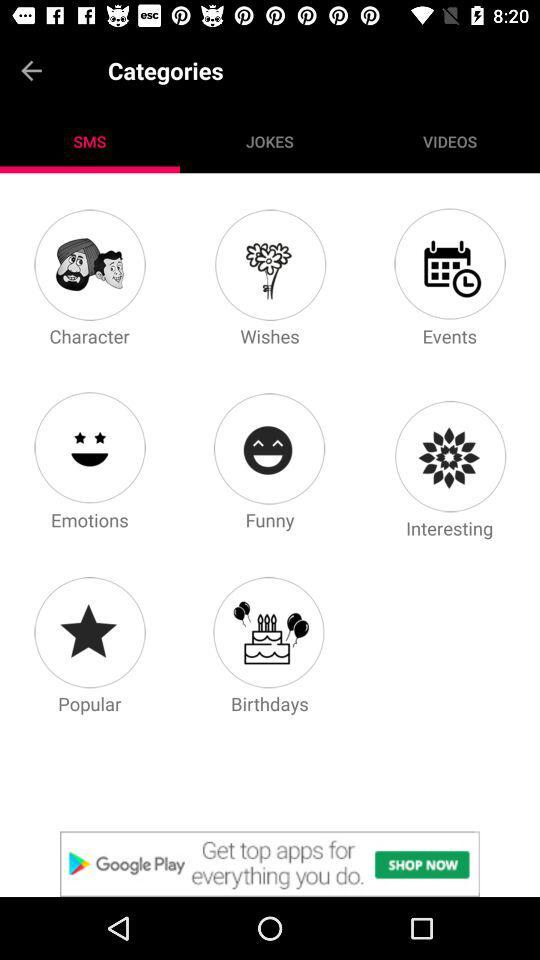 This screenshot has height=960, width=540. Describe the element at coordinates (270, 863) in the screenshot. I see `announcement` at that location.